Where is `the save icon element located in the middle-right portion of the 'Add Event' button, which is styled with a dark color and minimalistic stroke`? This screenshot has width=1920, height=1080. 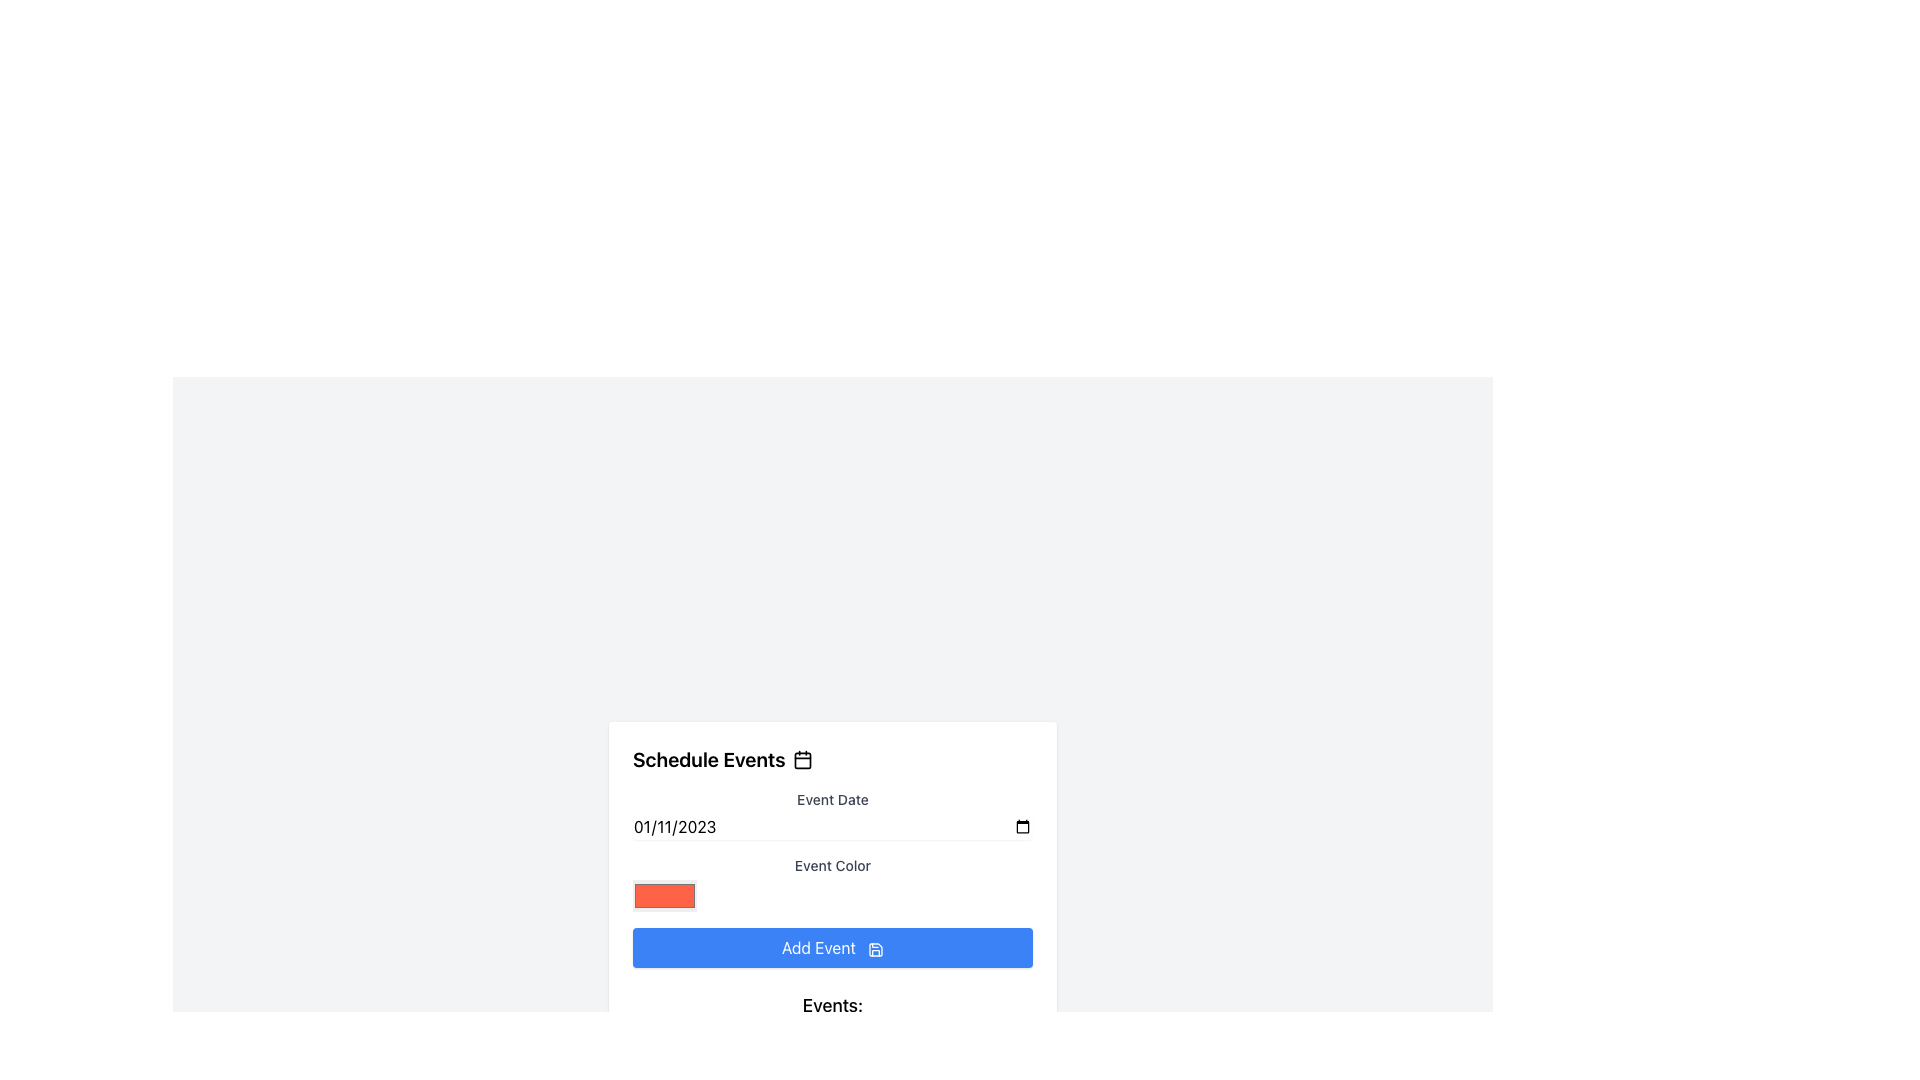 the save icon element located in the middle-right portion of the 'Add Event' button, which is styled with a dark color and minimalistic stroke is located at coordinates (876, 948).